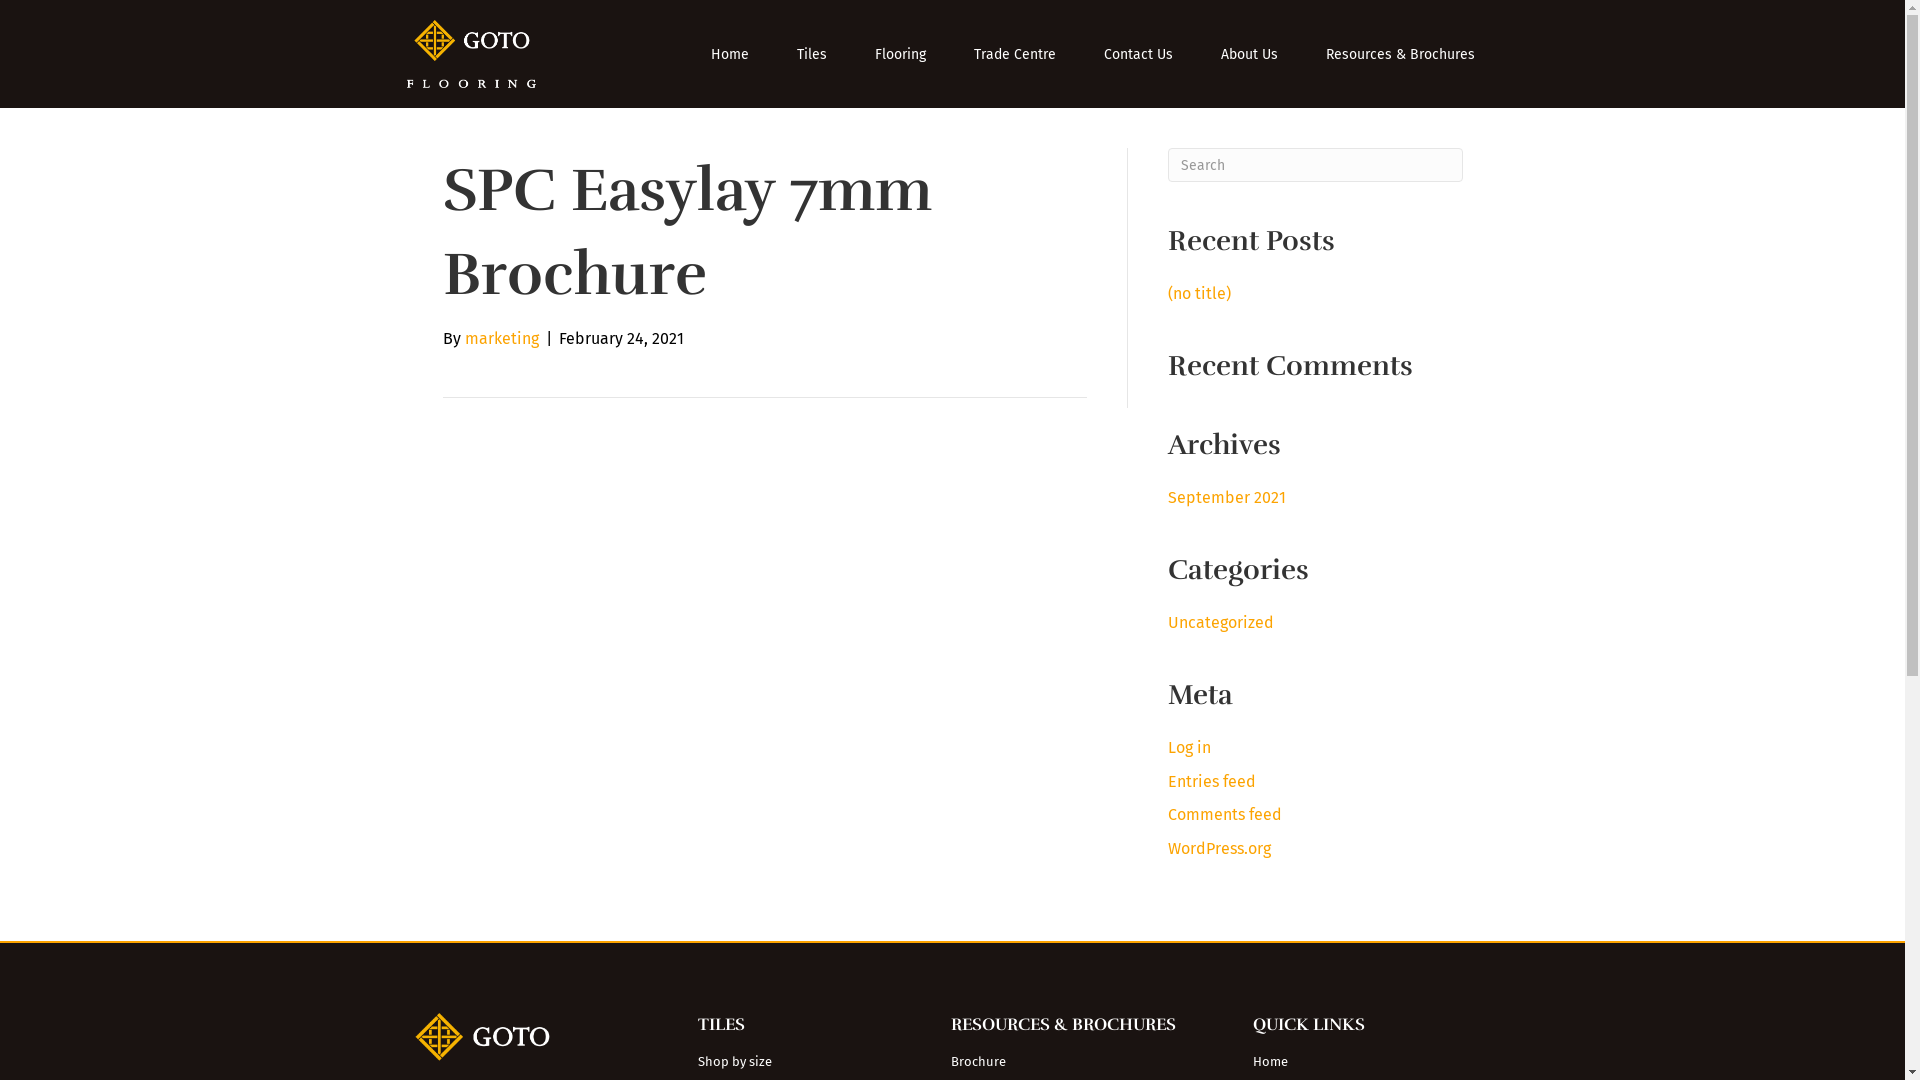 The height and width of the screenshot is (1080, 1920). What do you see at coordinates (1167, 780) in the screenshot?
I see `'Entries feed'` at bounding box center [1167, 780].